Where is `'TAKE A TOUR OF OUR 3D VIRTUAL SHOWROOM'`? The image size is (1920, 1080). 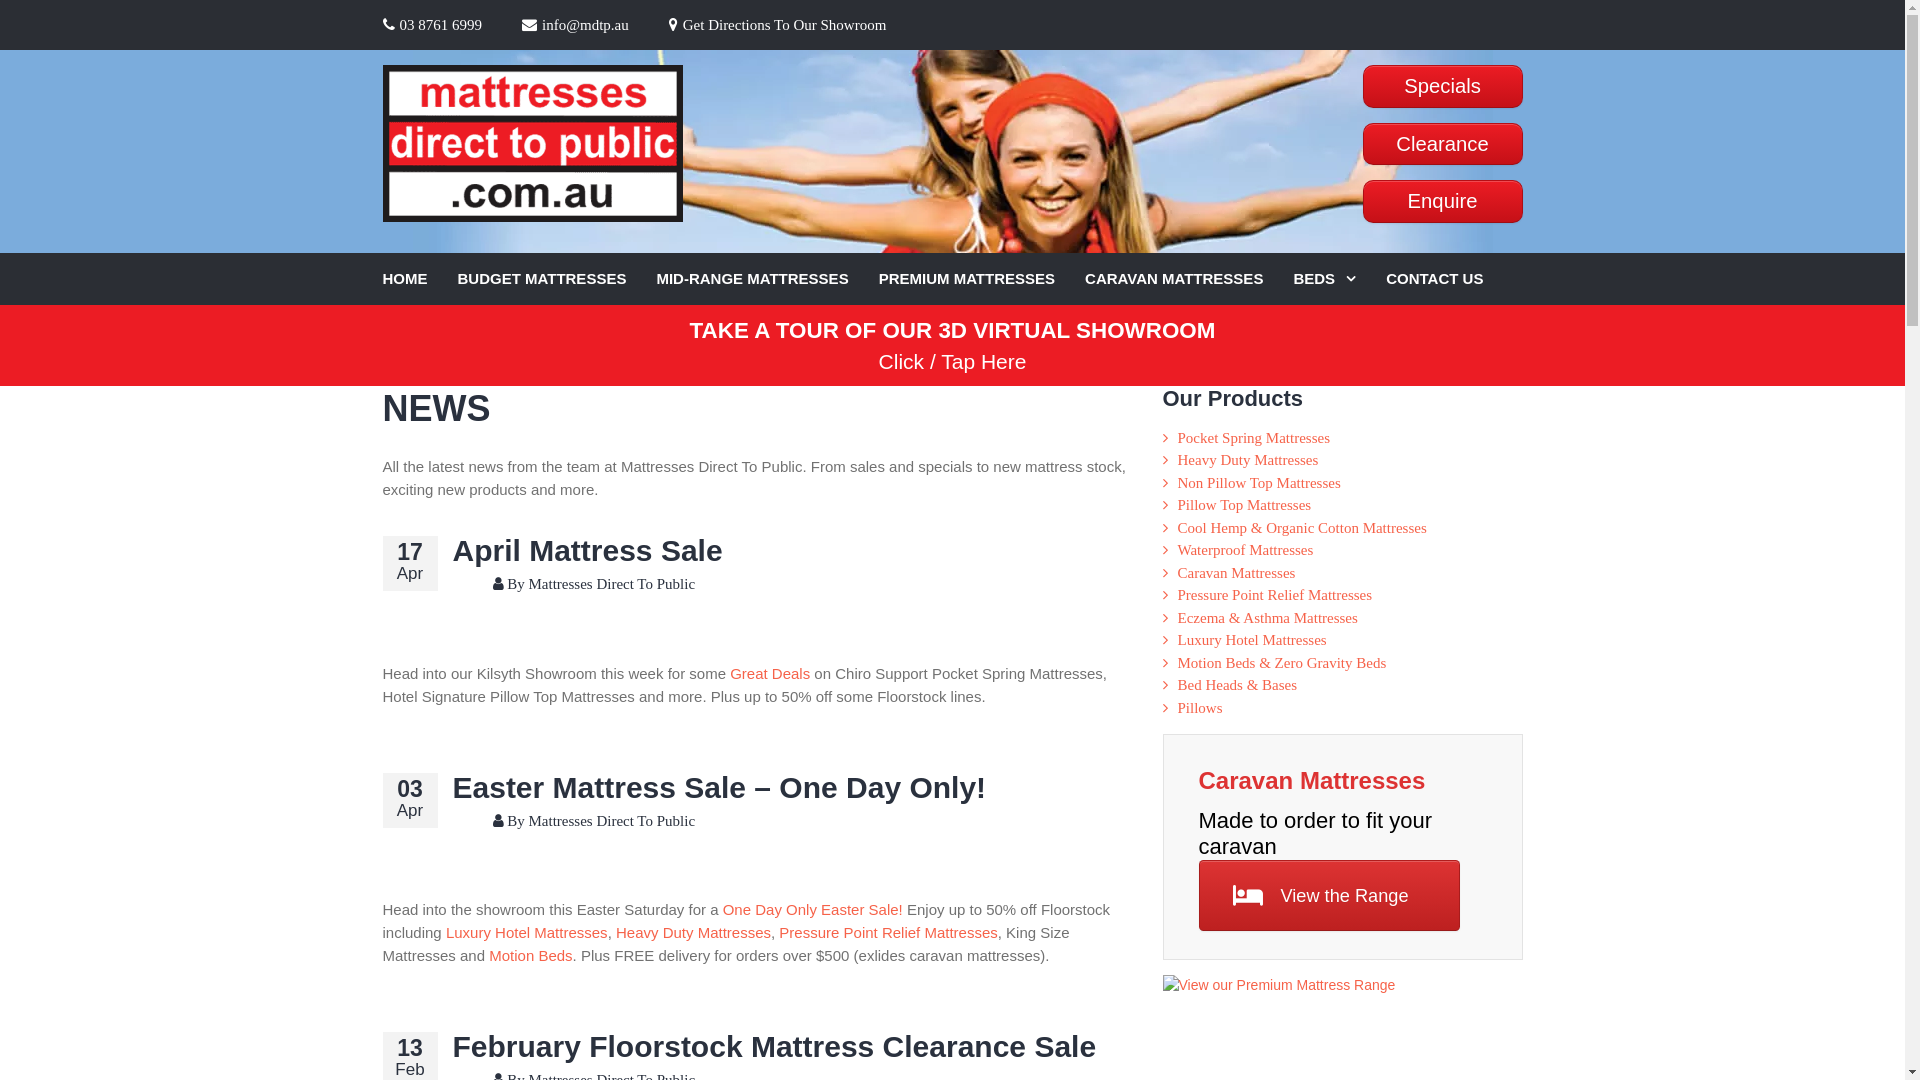
'TAKE A TOUR OF OUR 3D VIRTUAL SHOWROOM' is located at coordinates (952, 329).